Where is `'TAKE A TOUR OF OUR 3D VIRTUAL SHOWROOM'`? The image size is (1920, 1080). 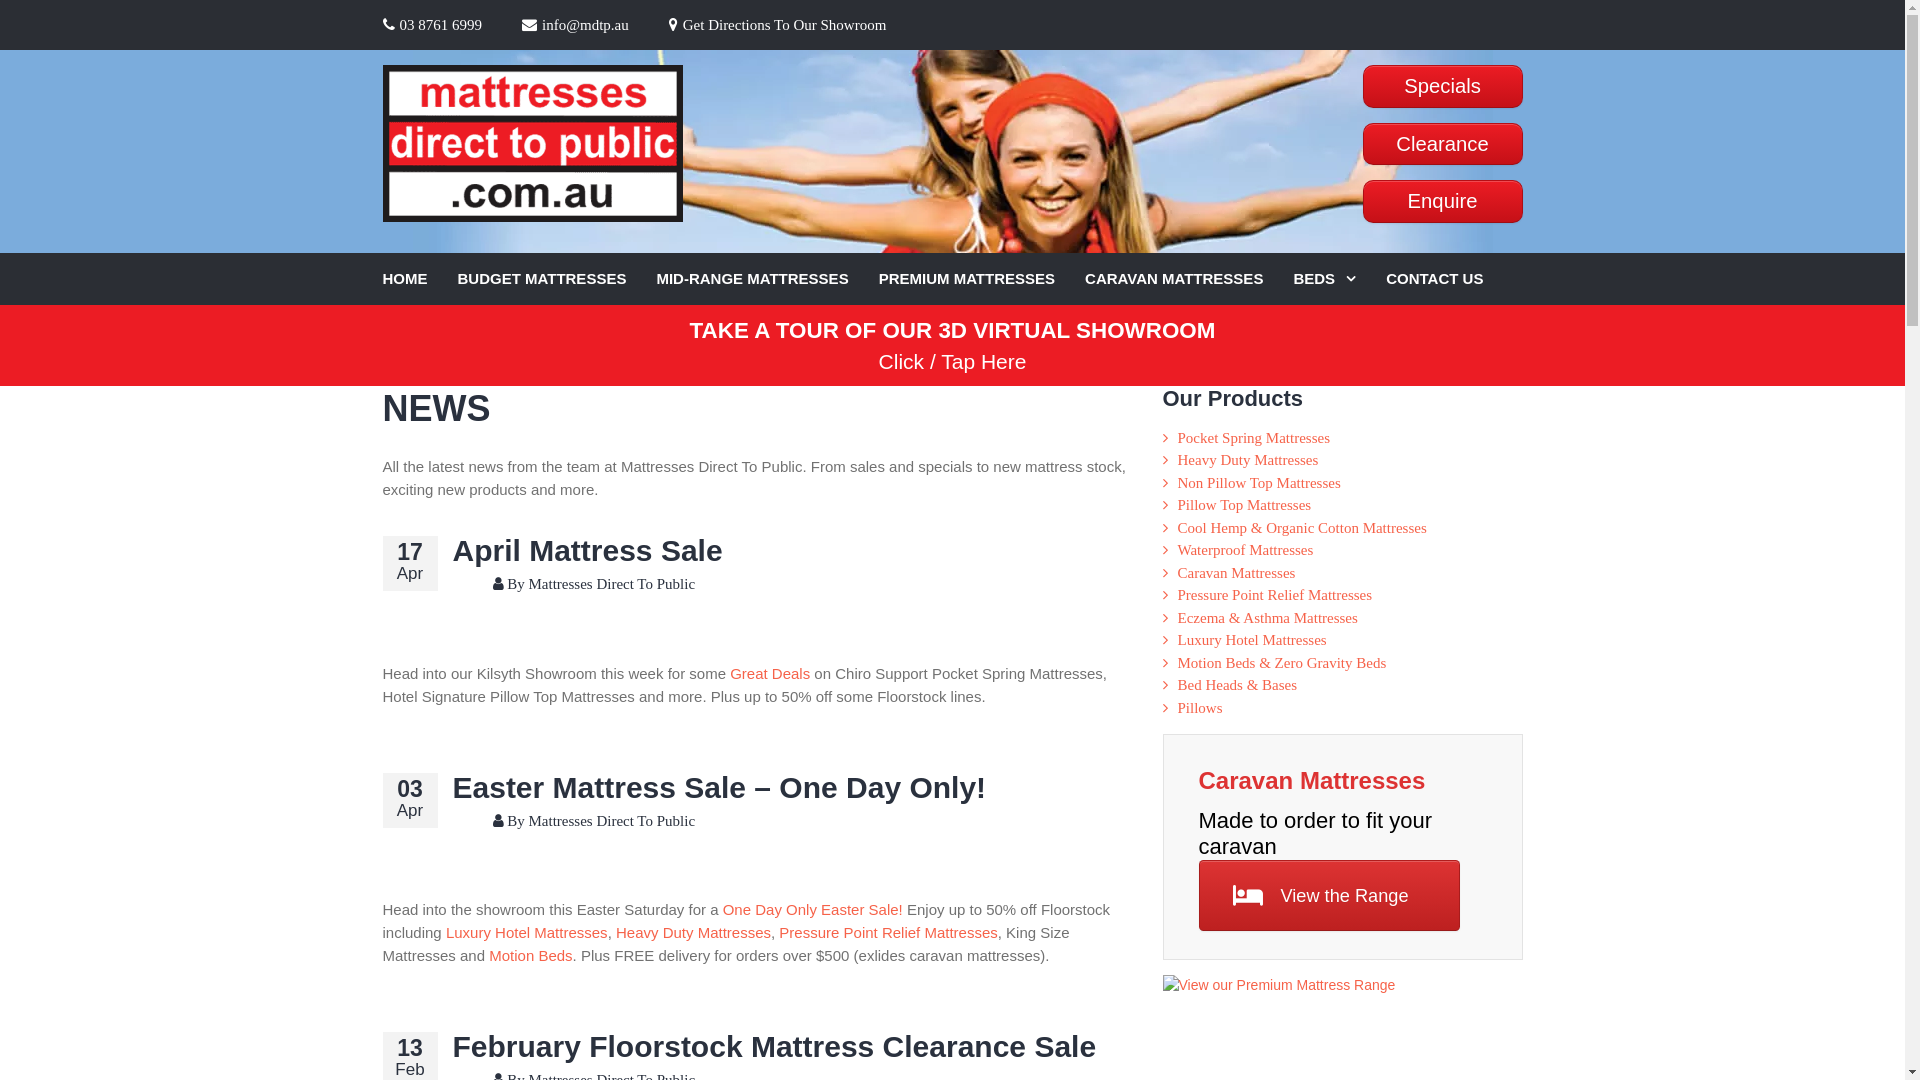
'TAKE A TOUR OF OUR 3D VIRTUAL SHOWROOM' is located at coordinates (952, 329).